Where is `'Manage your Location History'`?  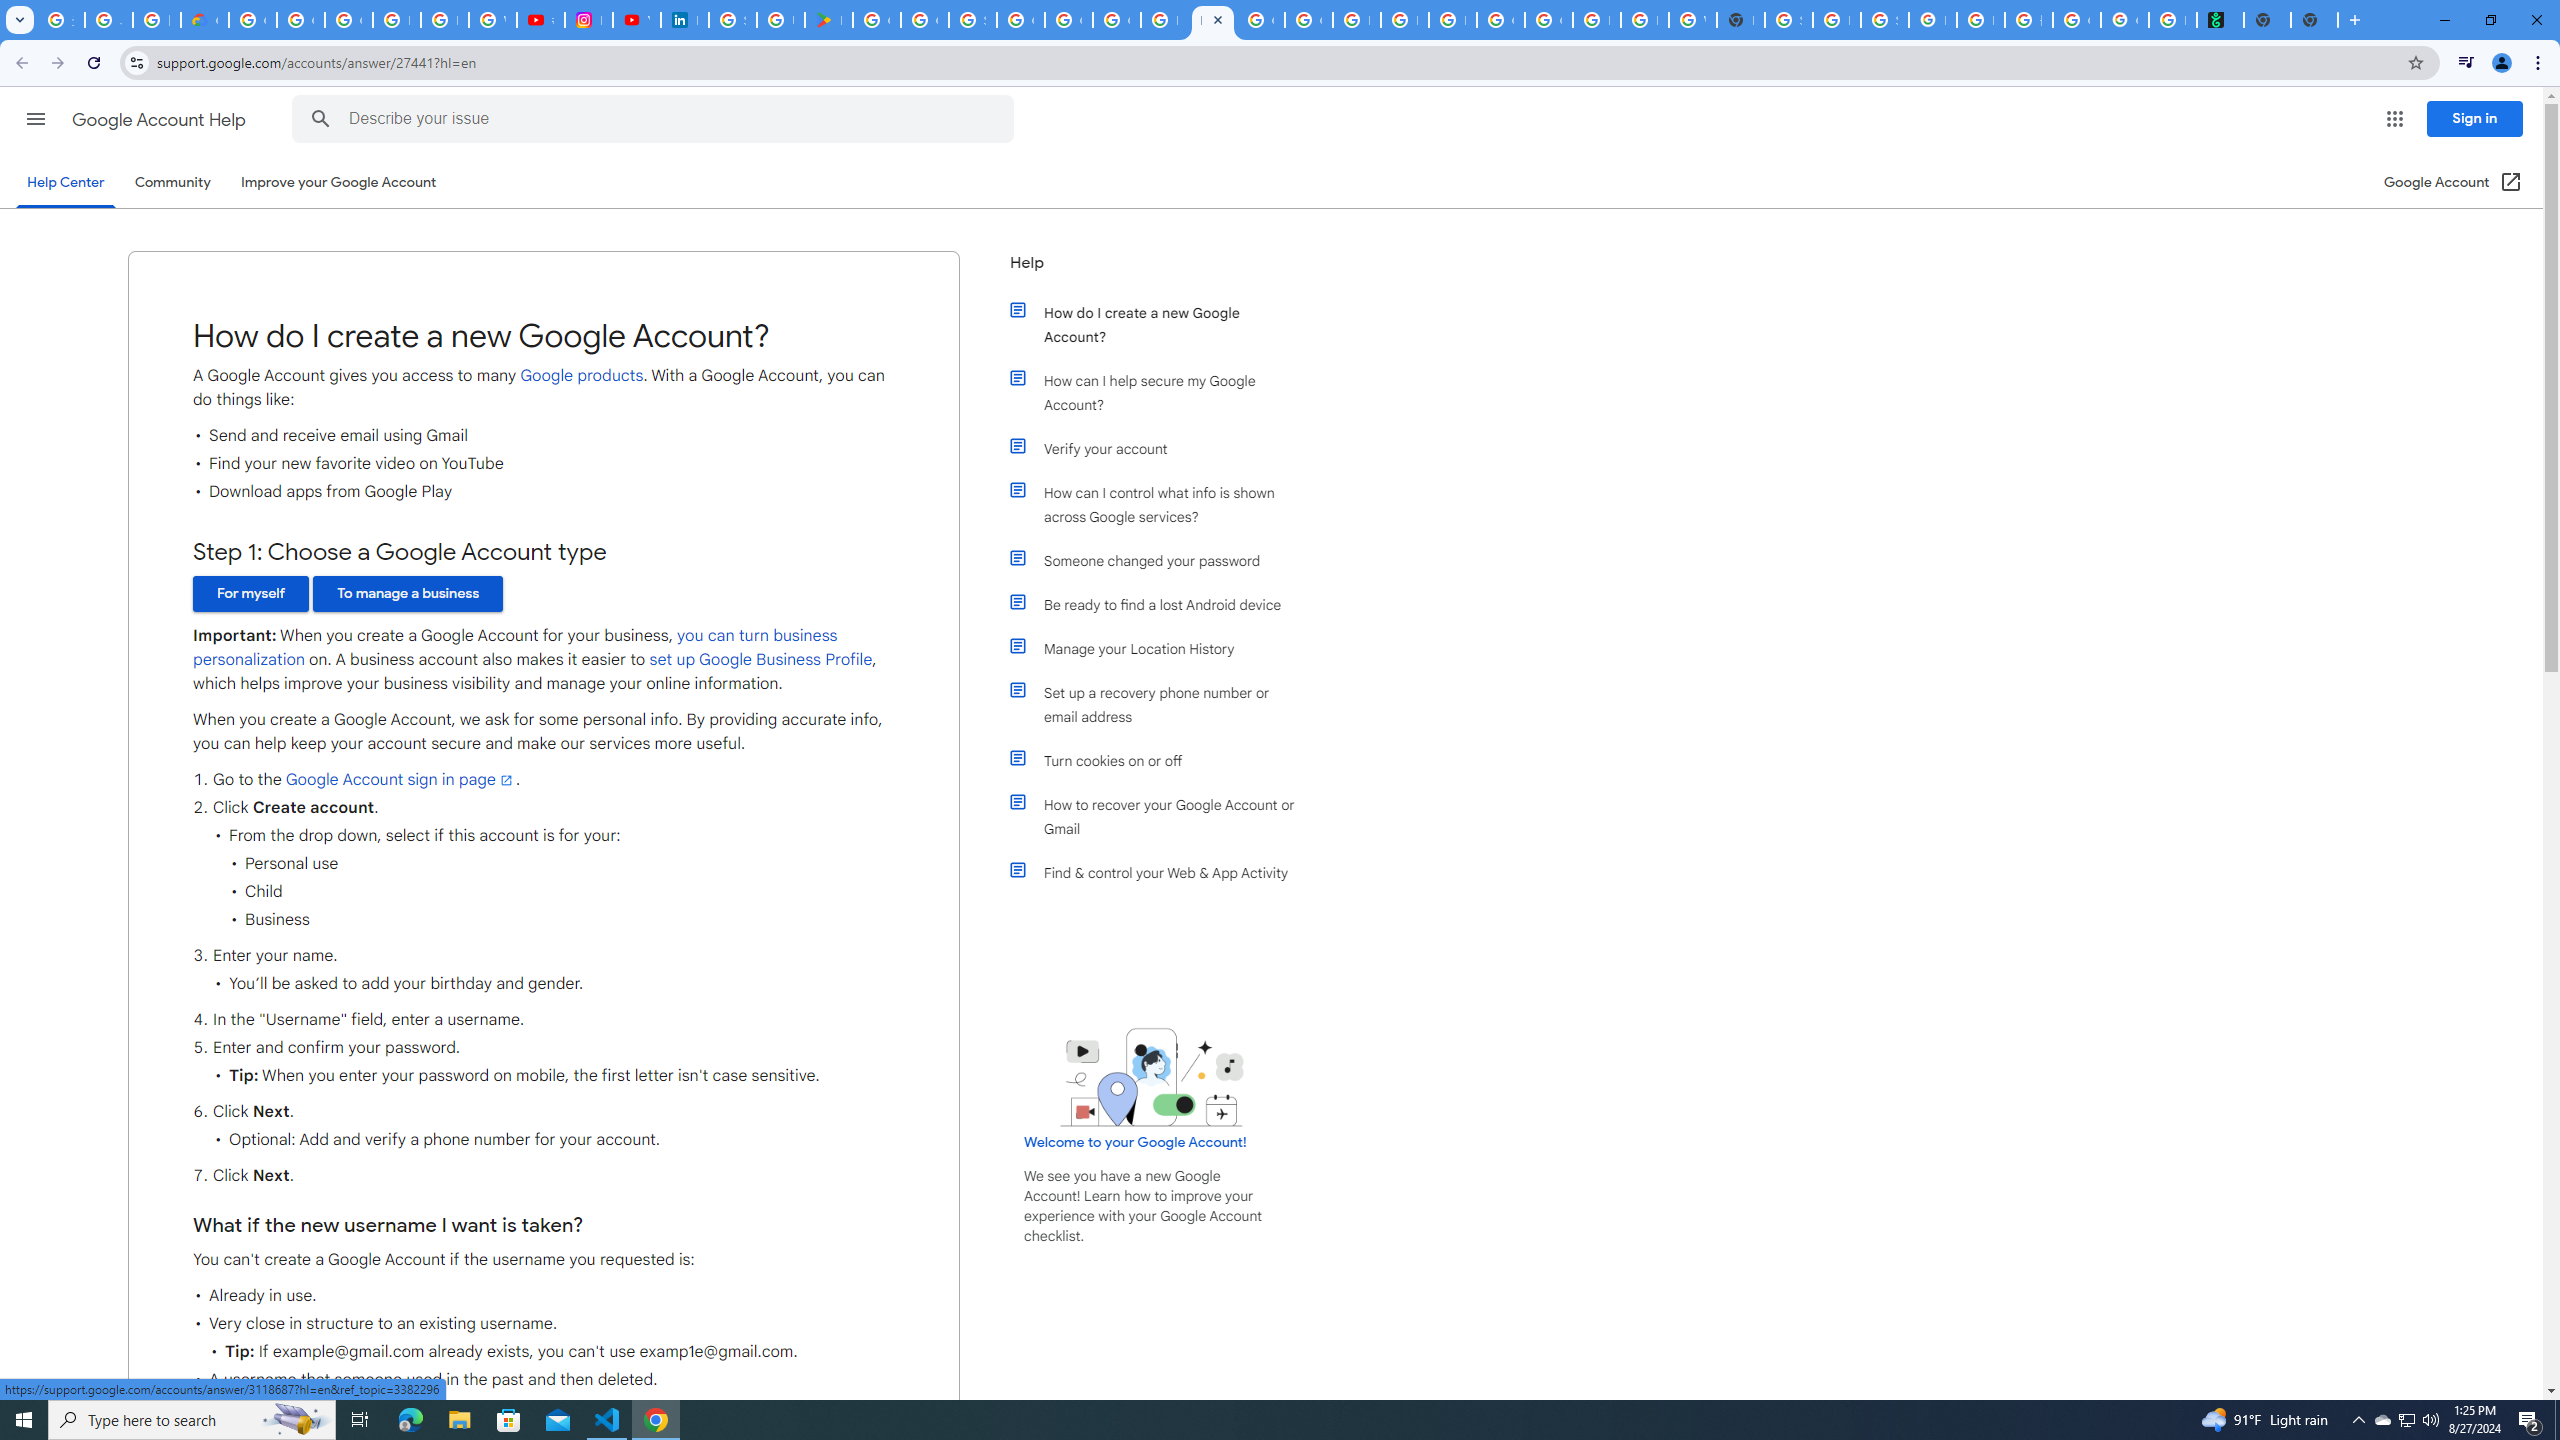 'Manage your Location History' is located at coordinates (1162, 647).